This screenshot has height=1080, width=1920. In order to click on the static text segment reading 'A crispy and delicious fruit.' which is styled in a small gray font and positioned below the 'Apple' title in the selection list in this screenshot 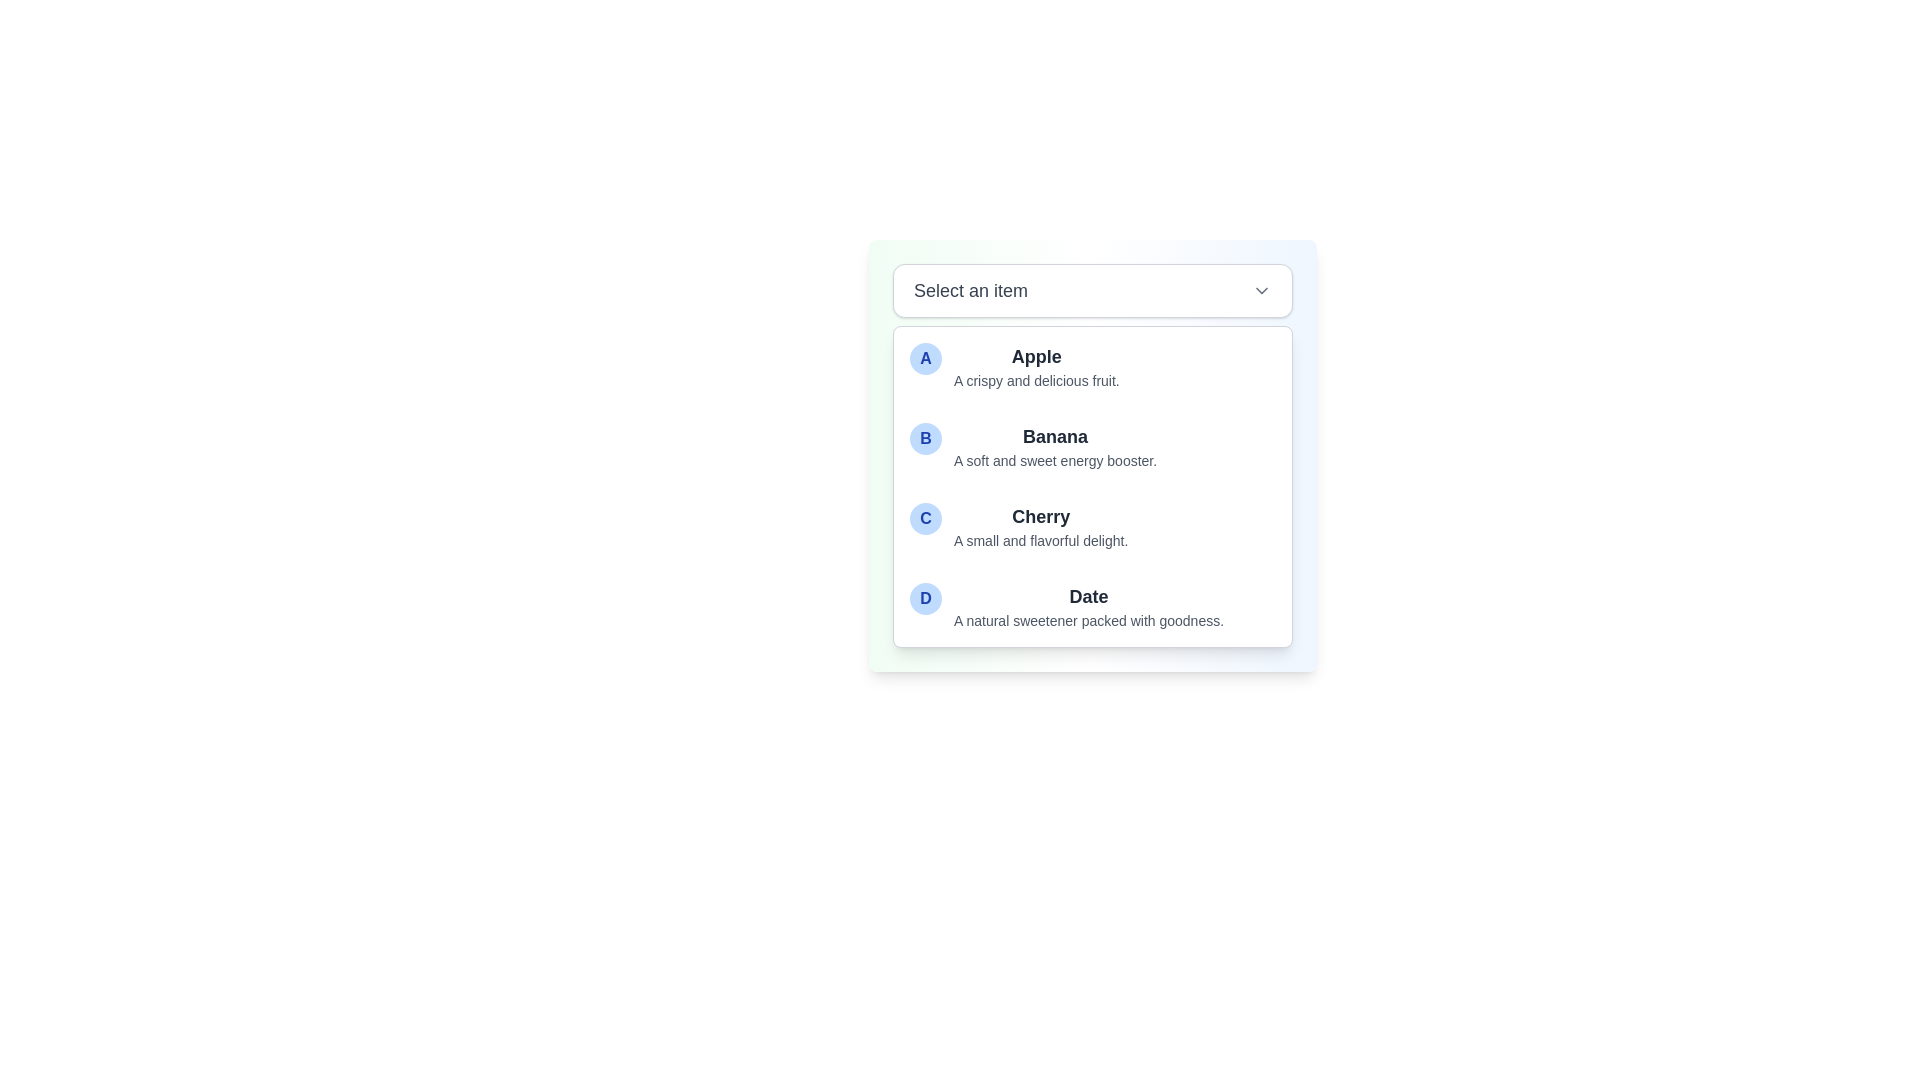, I will do `click(1036, 381)`.